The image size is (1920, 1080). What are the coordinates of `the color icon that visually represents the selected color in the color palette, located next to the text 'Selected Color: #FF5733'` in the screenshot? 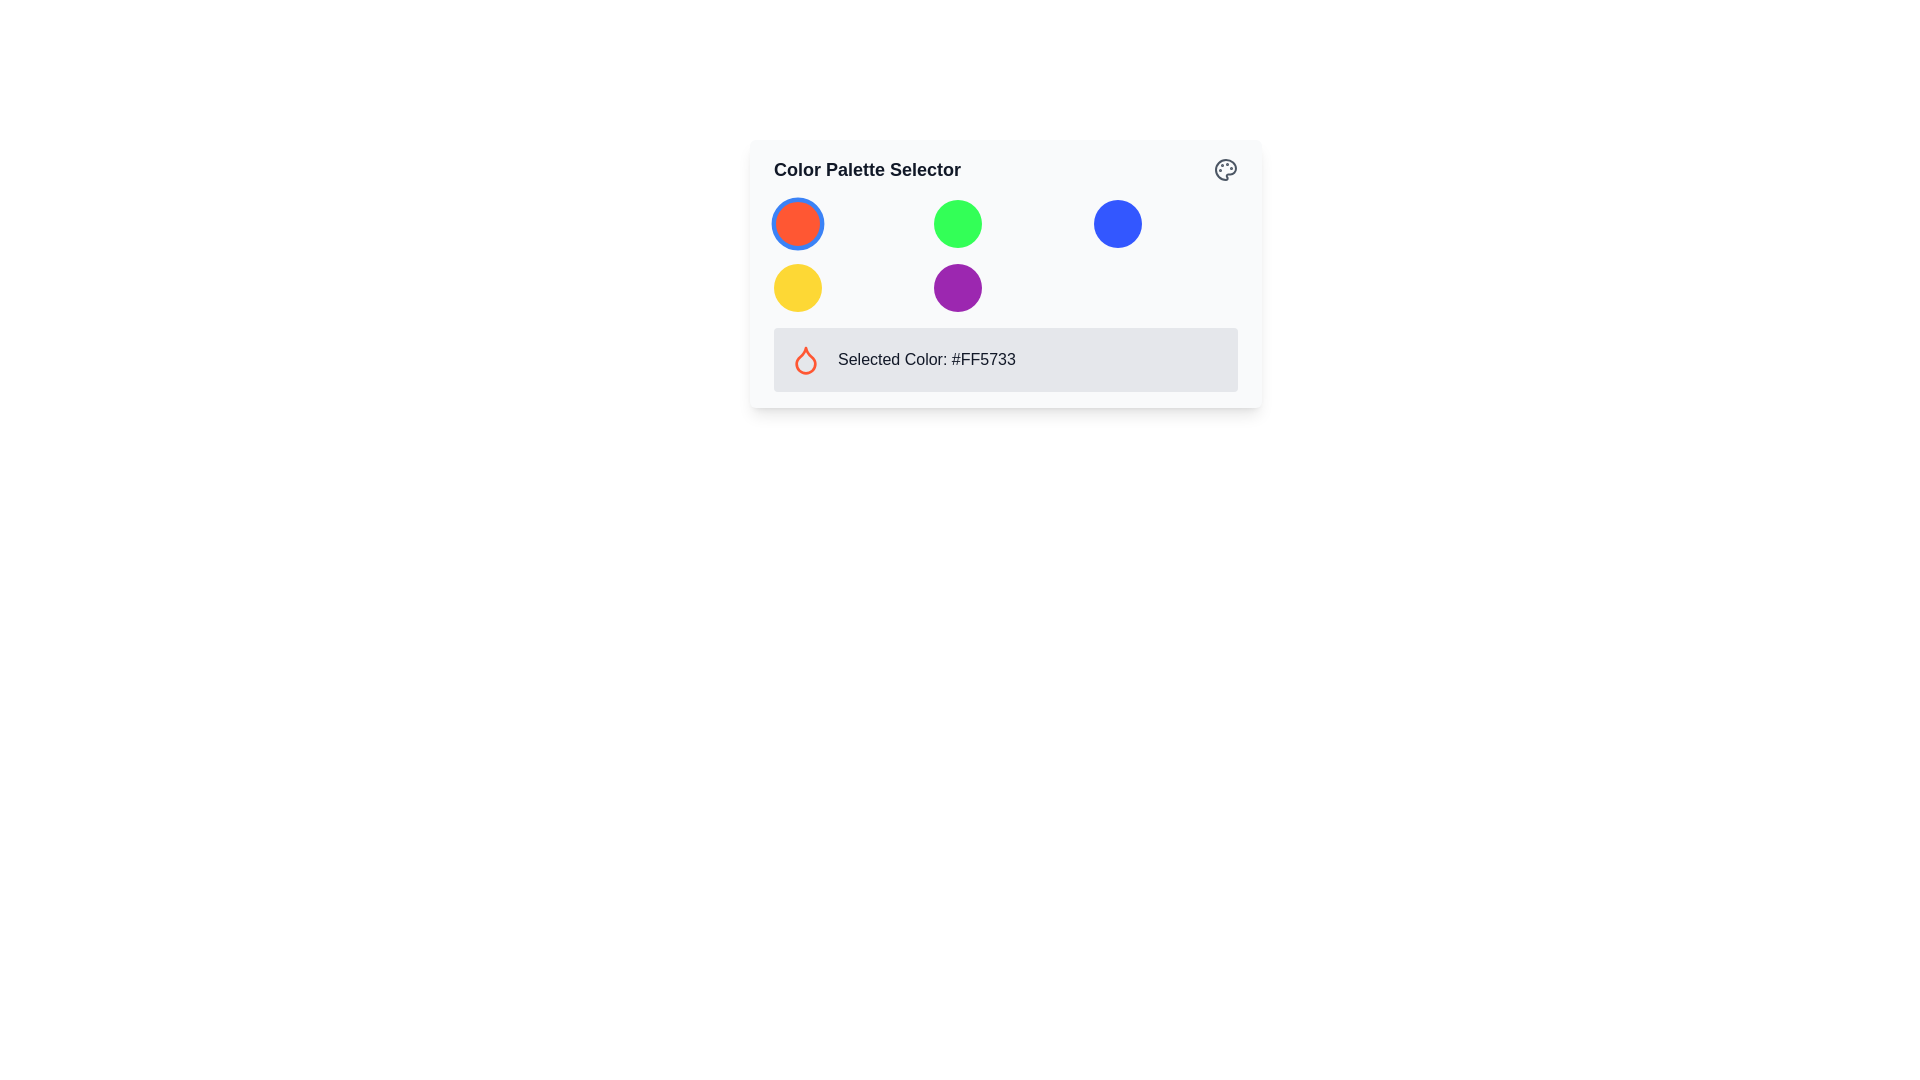 It's located at (806, 358).